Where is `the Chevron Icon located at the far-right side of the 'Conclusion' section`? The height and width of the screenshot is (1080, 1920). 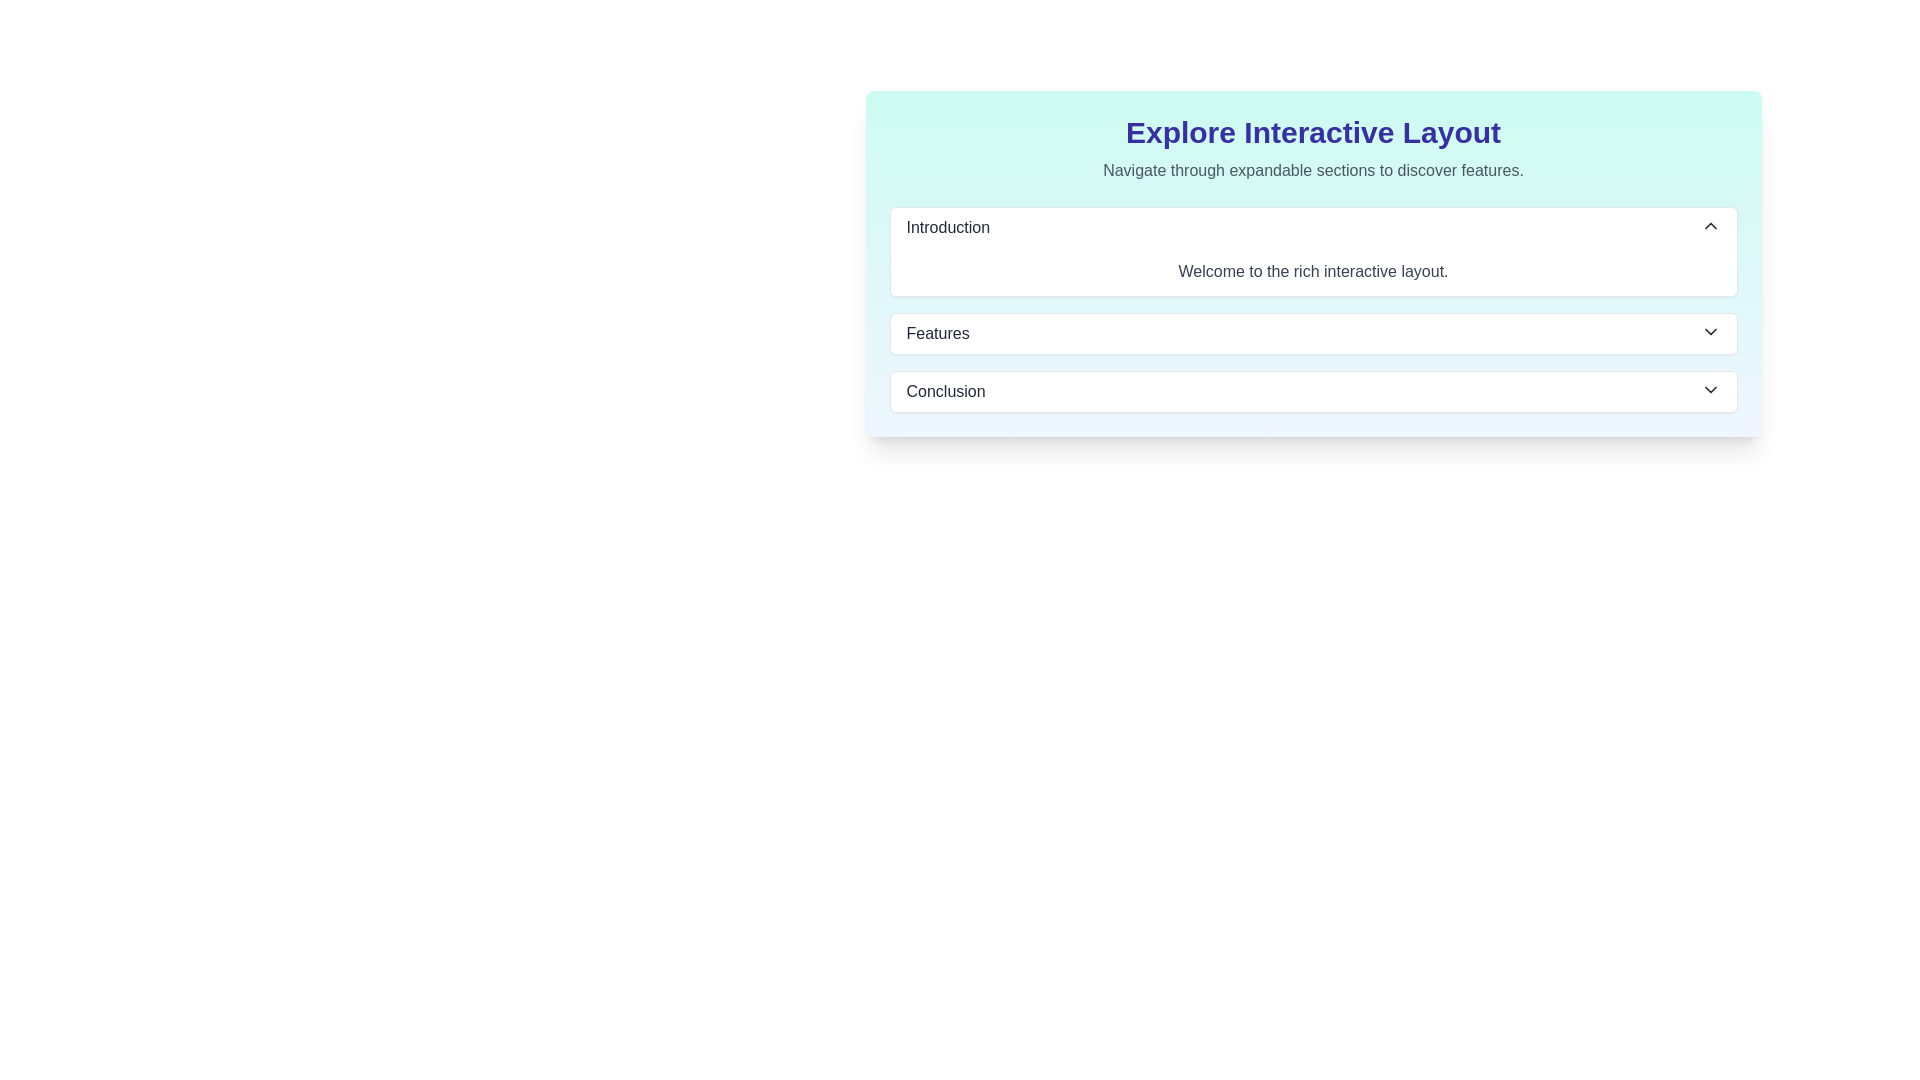 the Chevron Icon located at the far-right side of the 'Conclusion' section is located at coordinates (1709, 389).